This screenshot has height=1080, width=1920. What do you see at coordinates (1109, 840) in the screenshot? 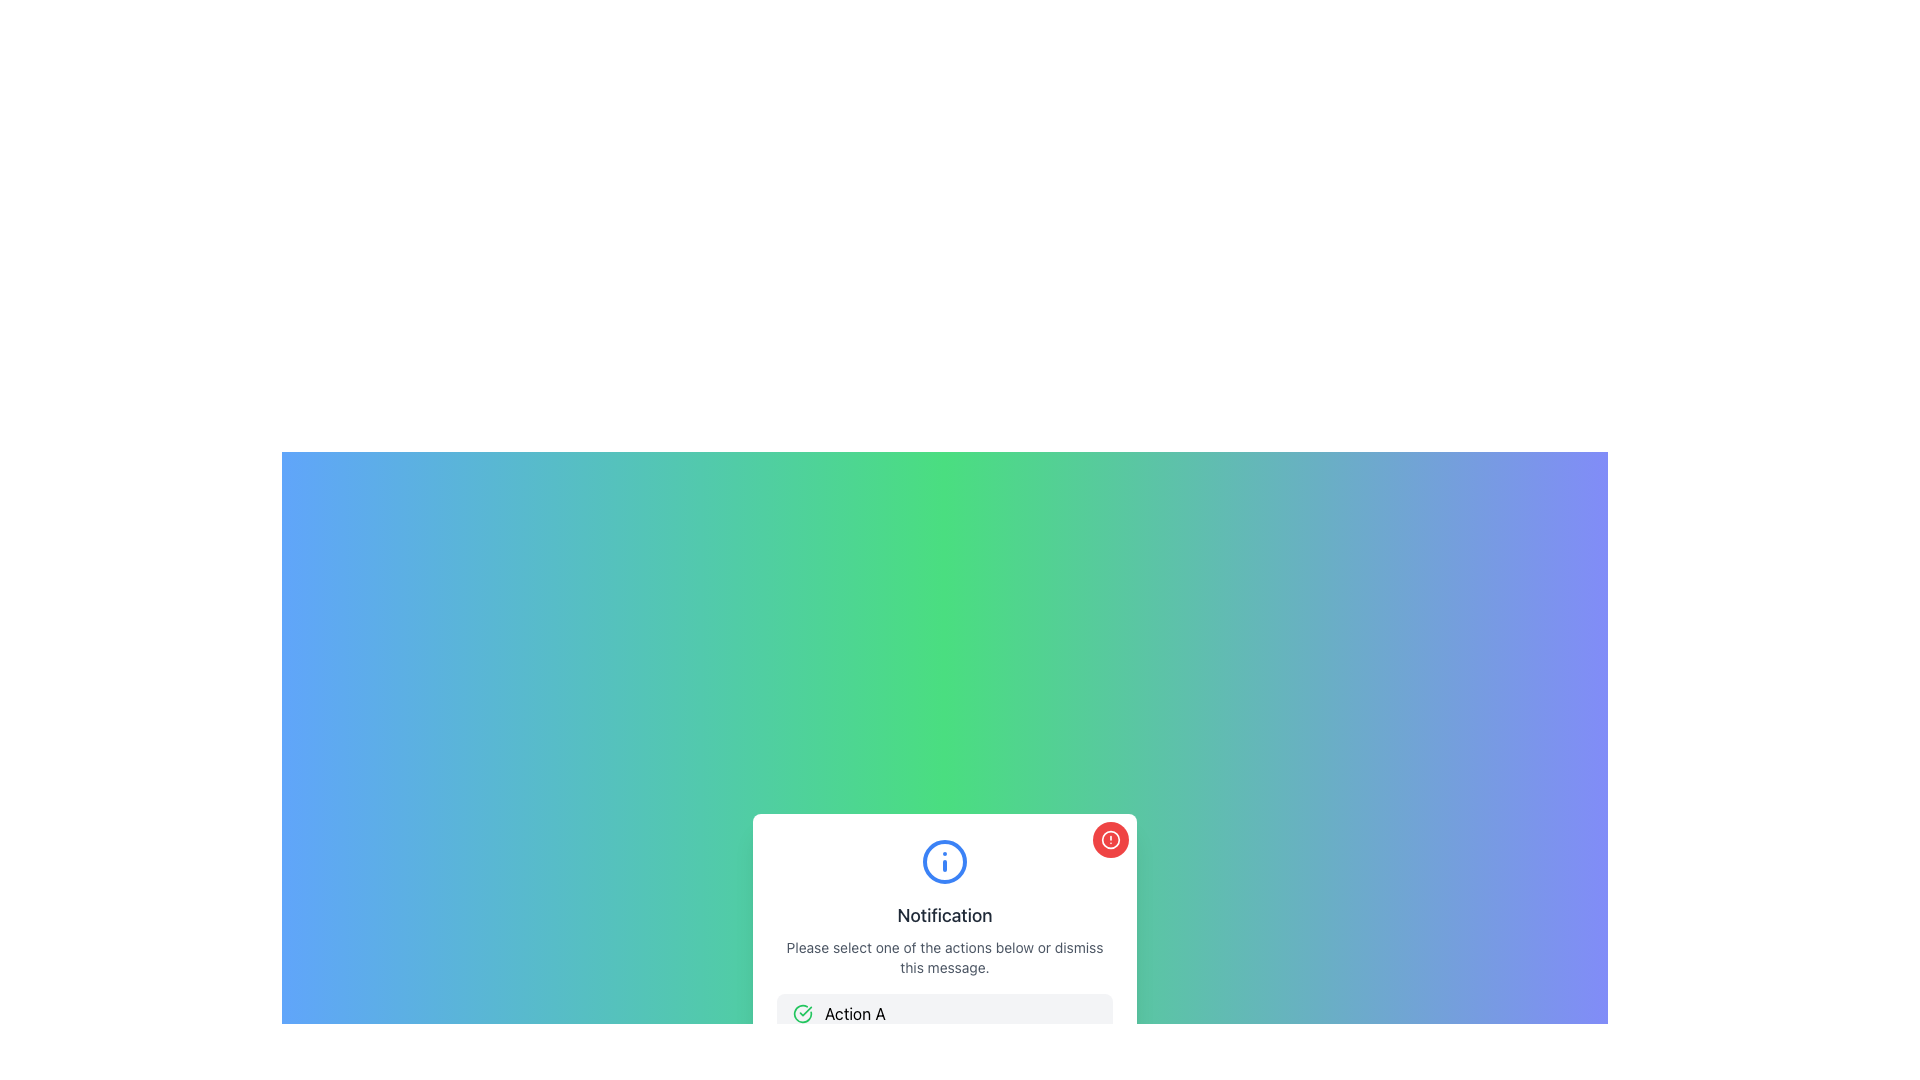
I see `the button in the top-right corner of the notification card` at bounding box center [1109, 840].